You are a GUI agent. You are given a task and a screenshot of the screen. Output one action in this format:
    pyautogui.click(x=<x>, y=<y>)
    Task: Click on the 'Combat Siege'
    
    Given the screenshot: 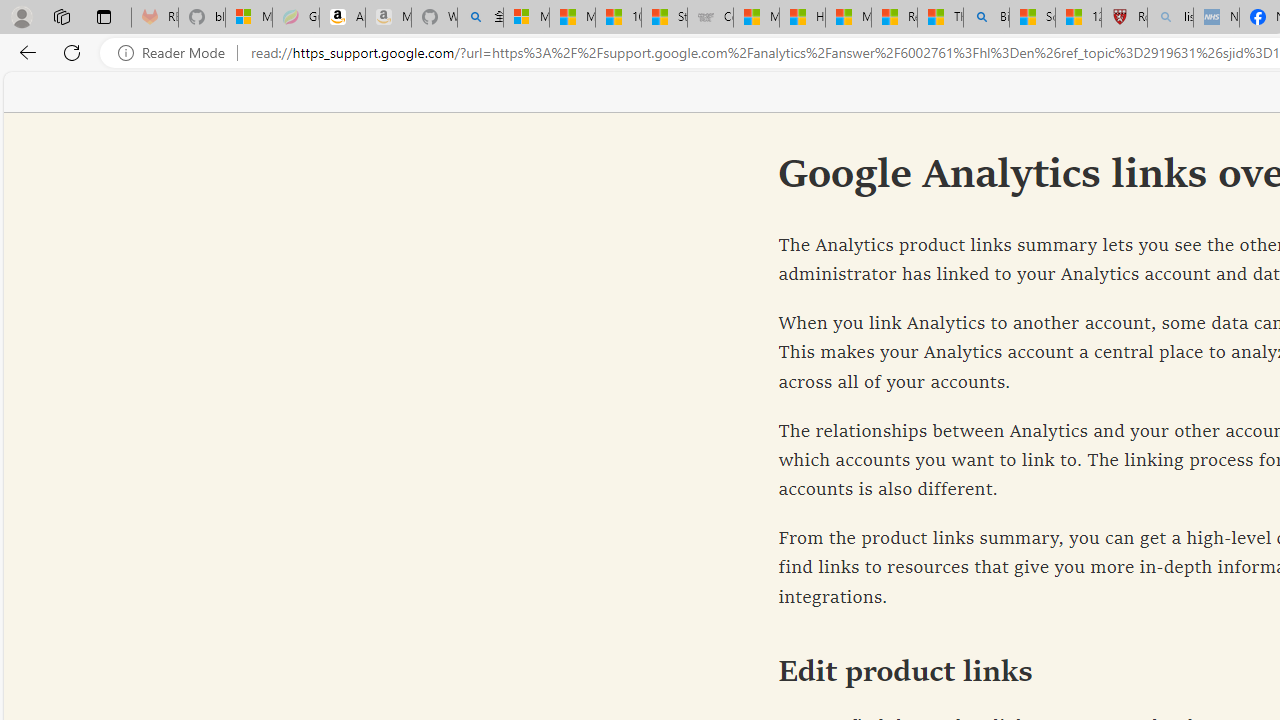 What is the action you would take?
    pyautogui.click(x=710, y=17)
    